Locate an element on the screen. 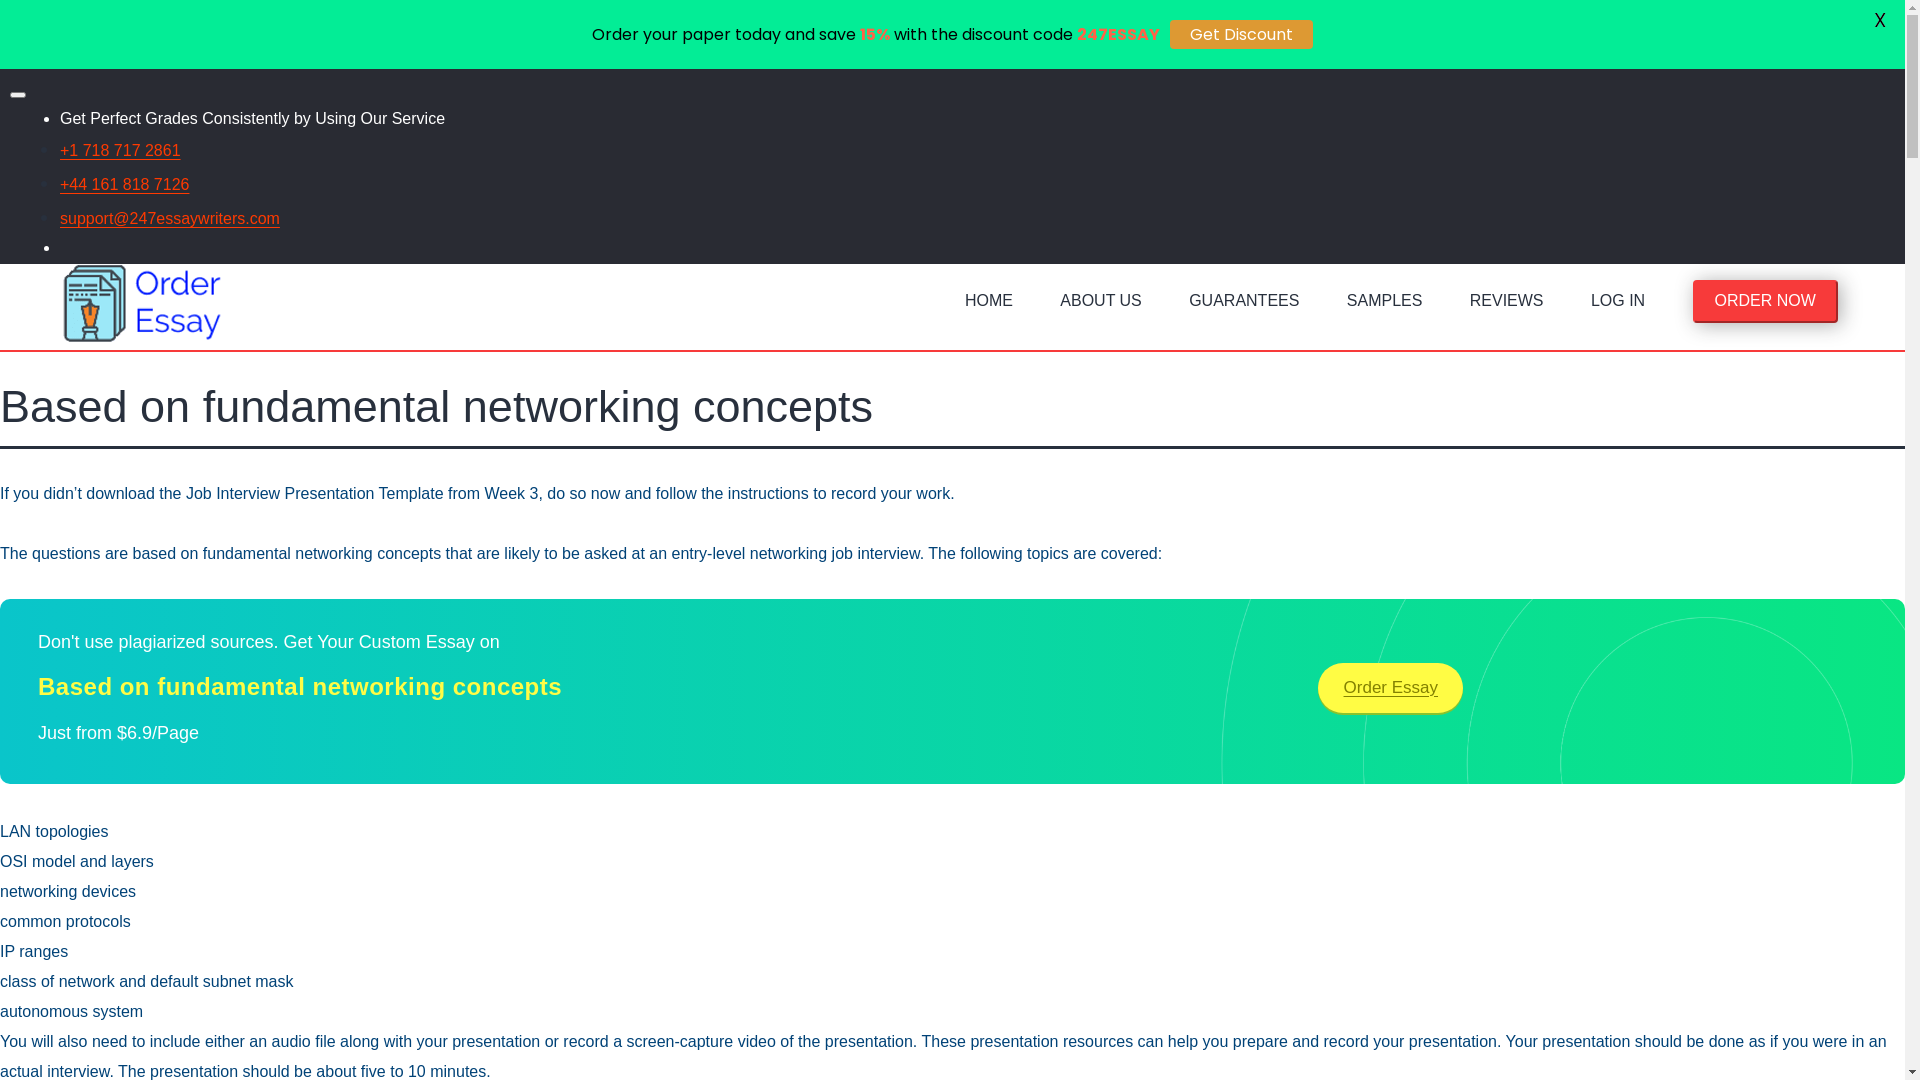  '+1 718 717 2861' is located at coordinates (59, 149).